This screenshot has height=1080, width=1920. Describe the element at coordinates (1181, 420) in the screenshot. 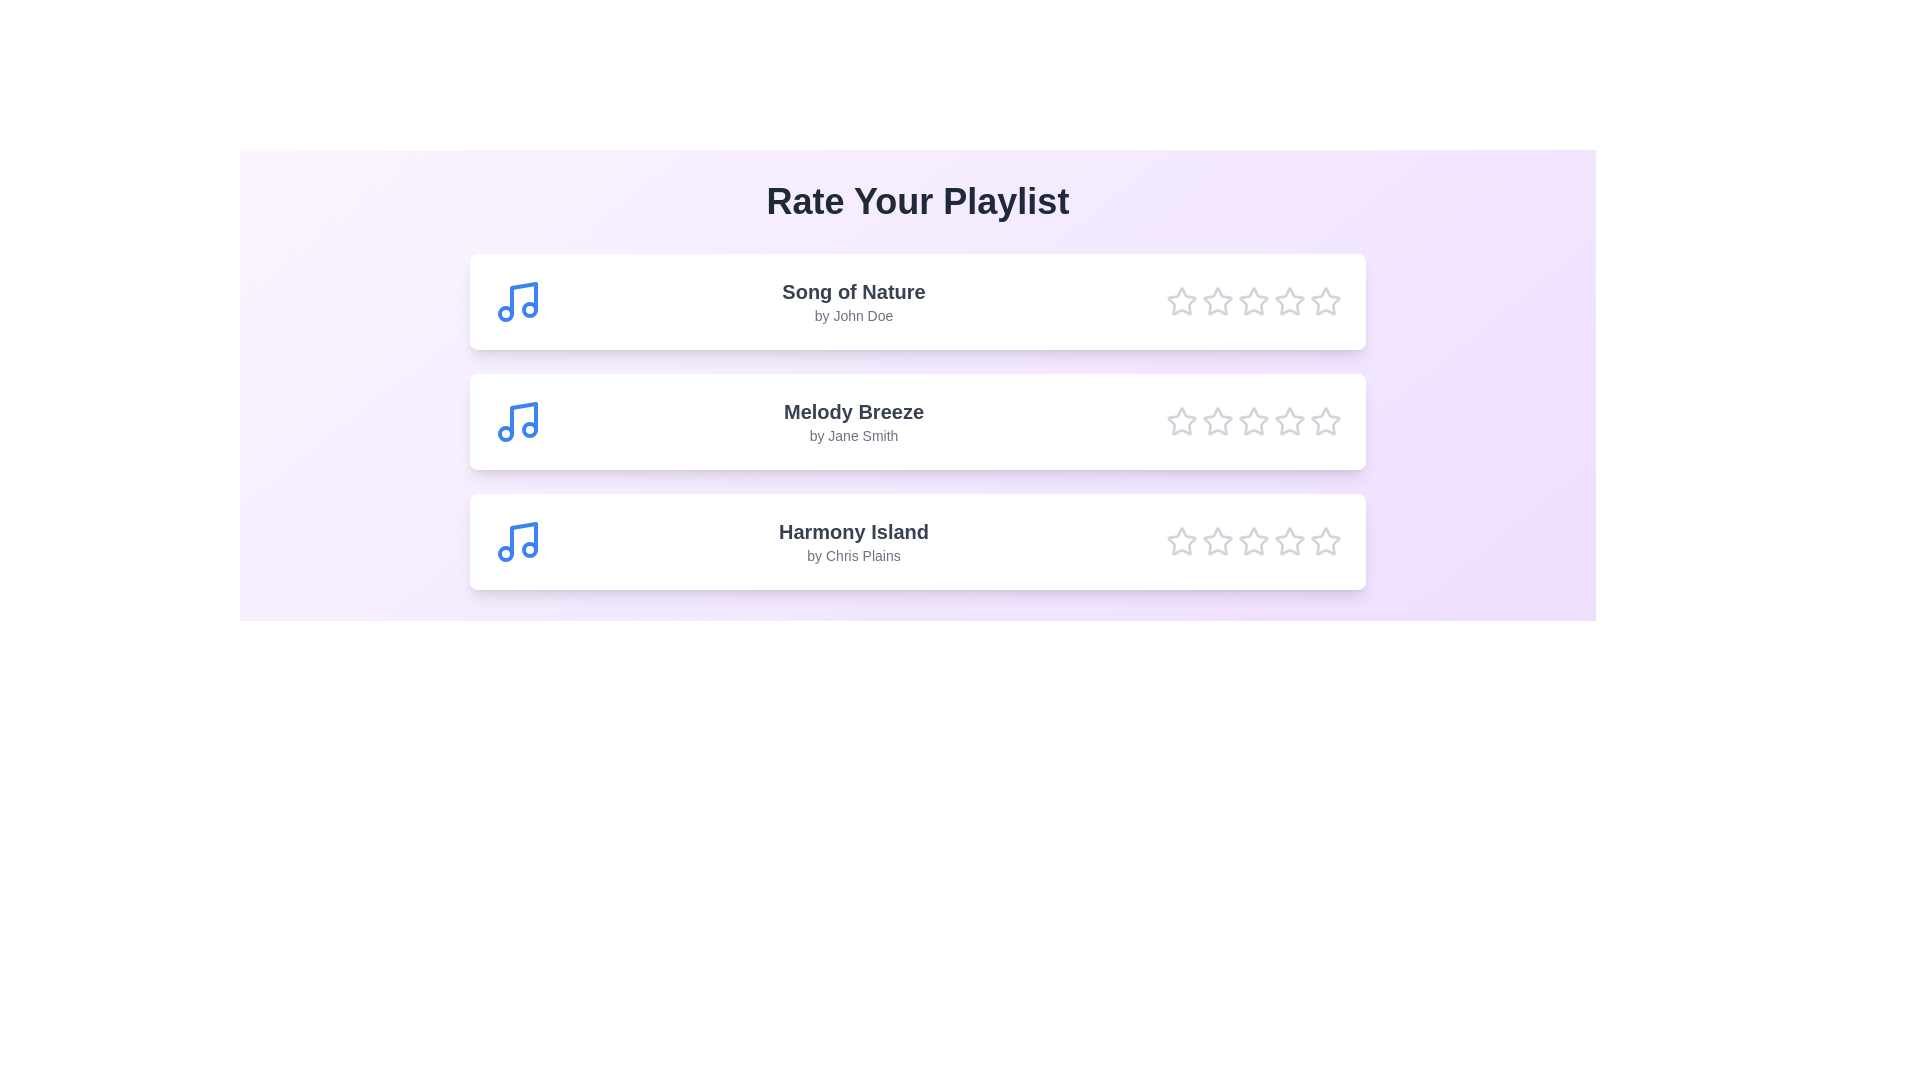

I see `the star corresponding to 1 for the song Melody Breeze` at that location.